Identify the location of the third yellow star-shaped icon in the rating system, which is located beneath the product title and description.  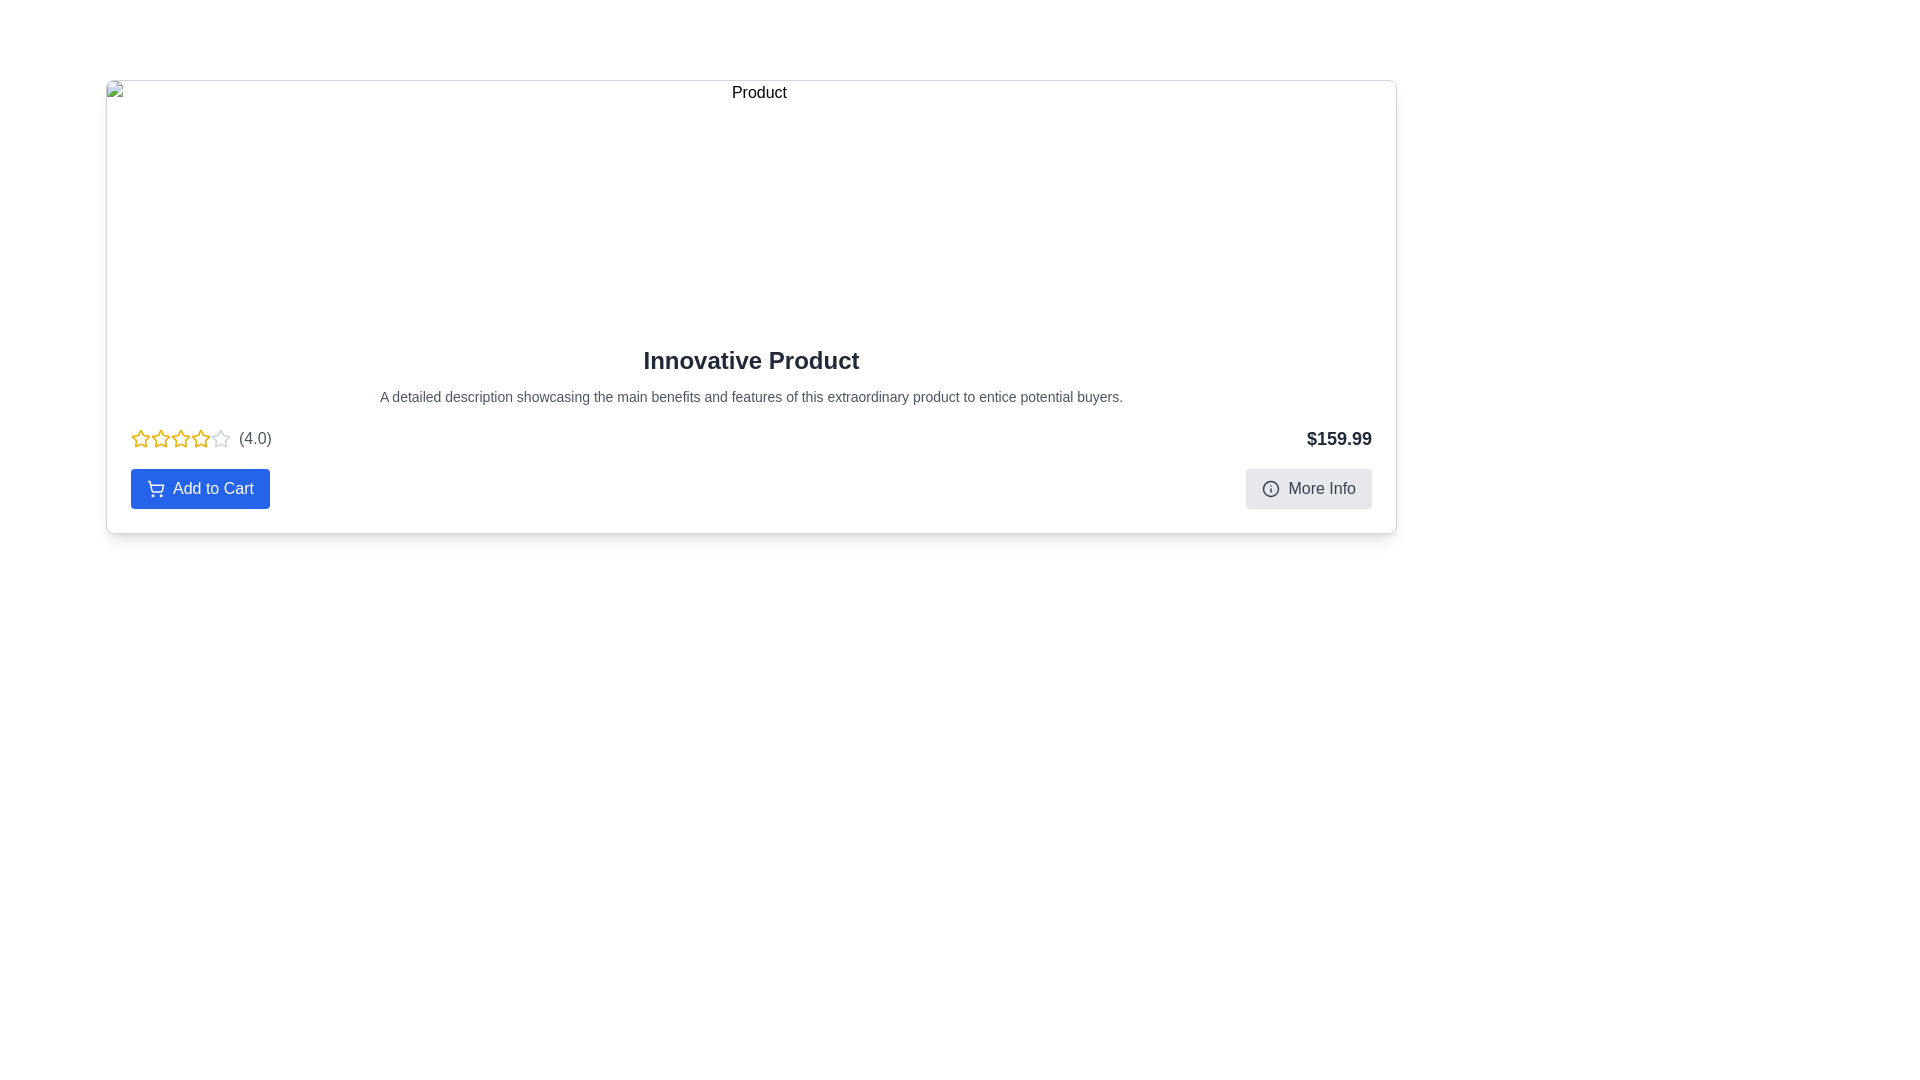
(161, 438).